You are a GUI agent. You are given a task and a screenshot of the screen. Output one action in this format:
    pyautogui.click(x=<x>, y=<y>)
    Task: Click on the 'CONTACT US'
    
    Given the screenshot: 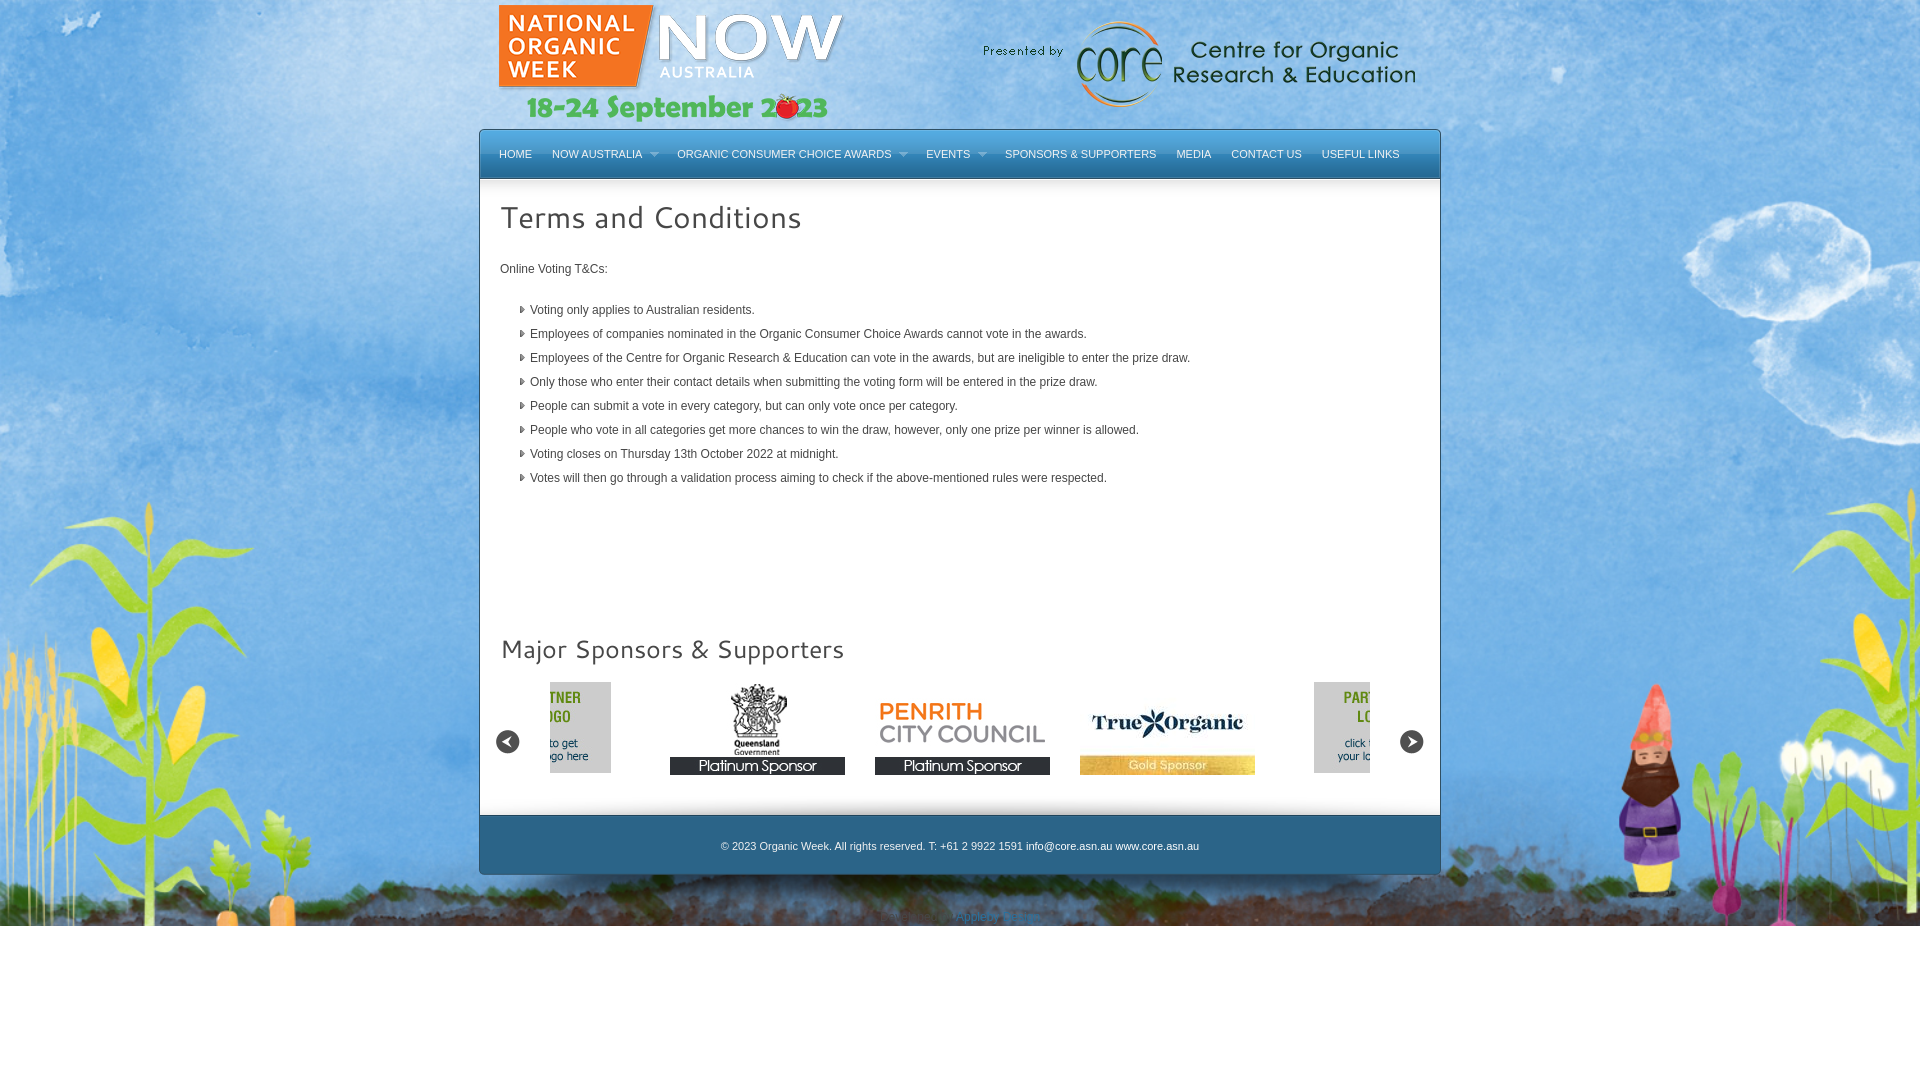 What is the action you would take?
    pyautogui.click(x=1265, y=152)
    